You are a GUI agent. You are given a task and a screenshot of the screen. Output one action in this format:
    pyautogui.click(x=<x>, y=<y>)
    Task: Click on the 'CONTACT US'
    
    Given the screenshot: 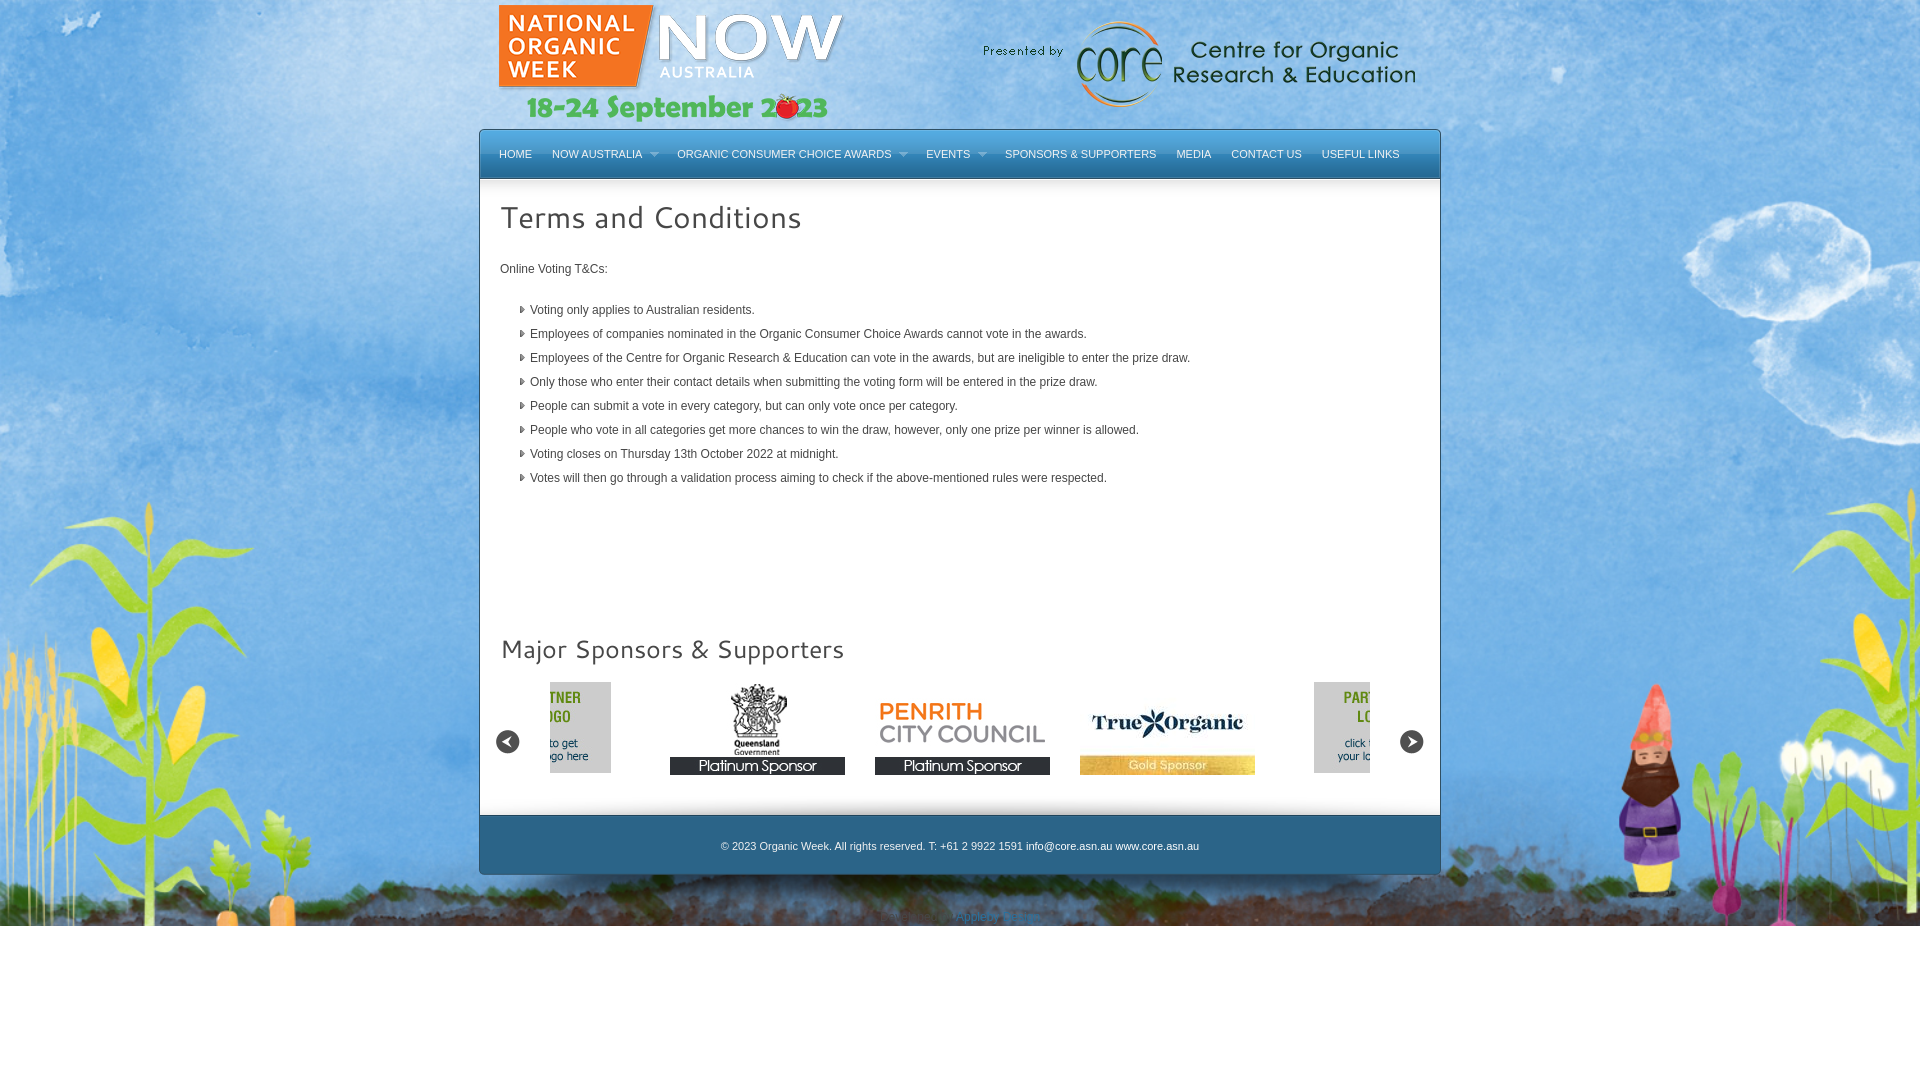 What is the action you would take?
    pyautogui.click(x=1265, y=152)
    